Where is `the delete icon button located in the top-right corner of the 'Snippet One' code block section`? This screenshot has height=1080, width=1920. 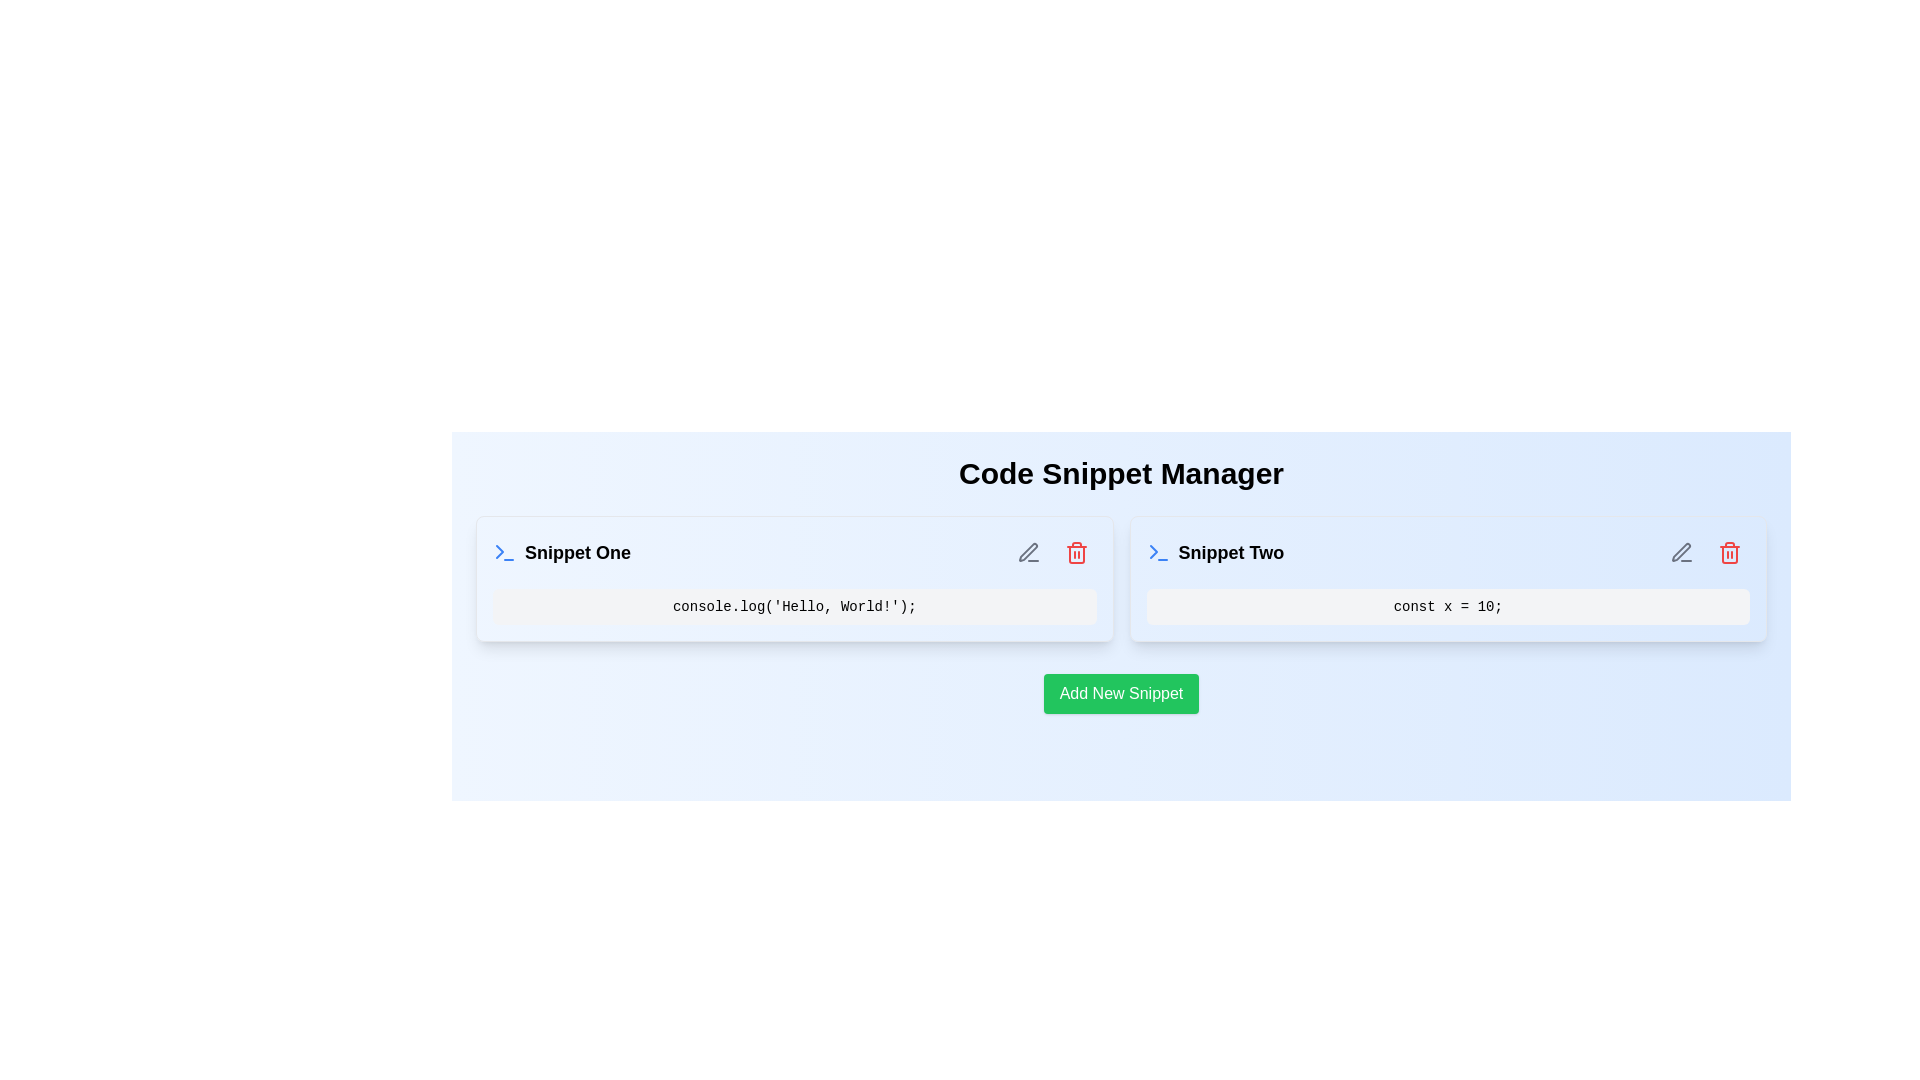
the delete icon button located in the top-right corner of the 'Snippet One' code block section is located at coordinates (1075, 552).